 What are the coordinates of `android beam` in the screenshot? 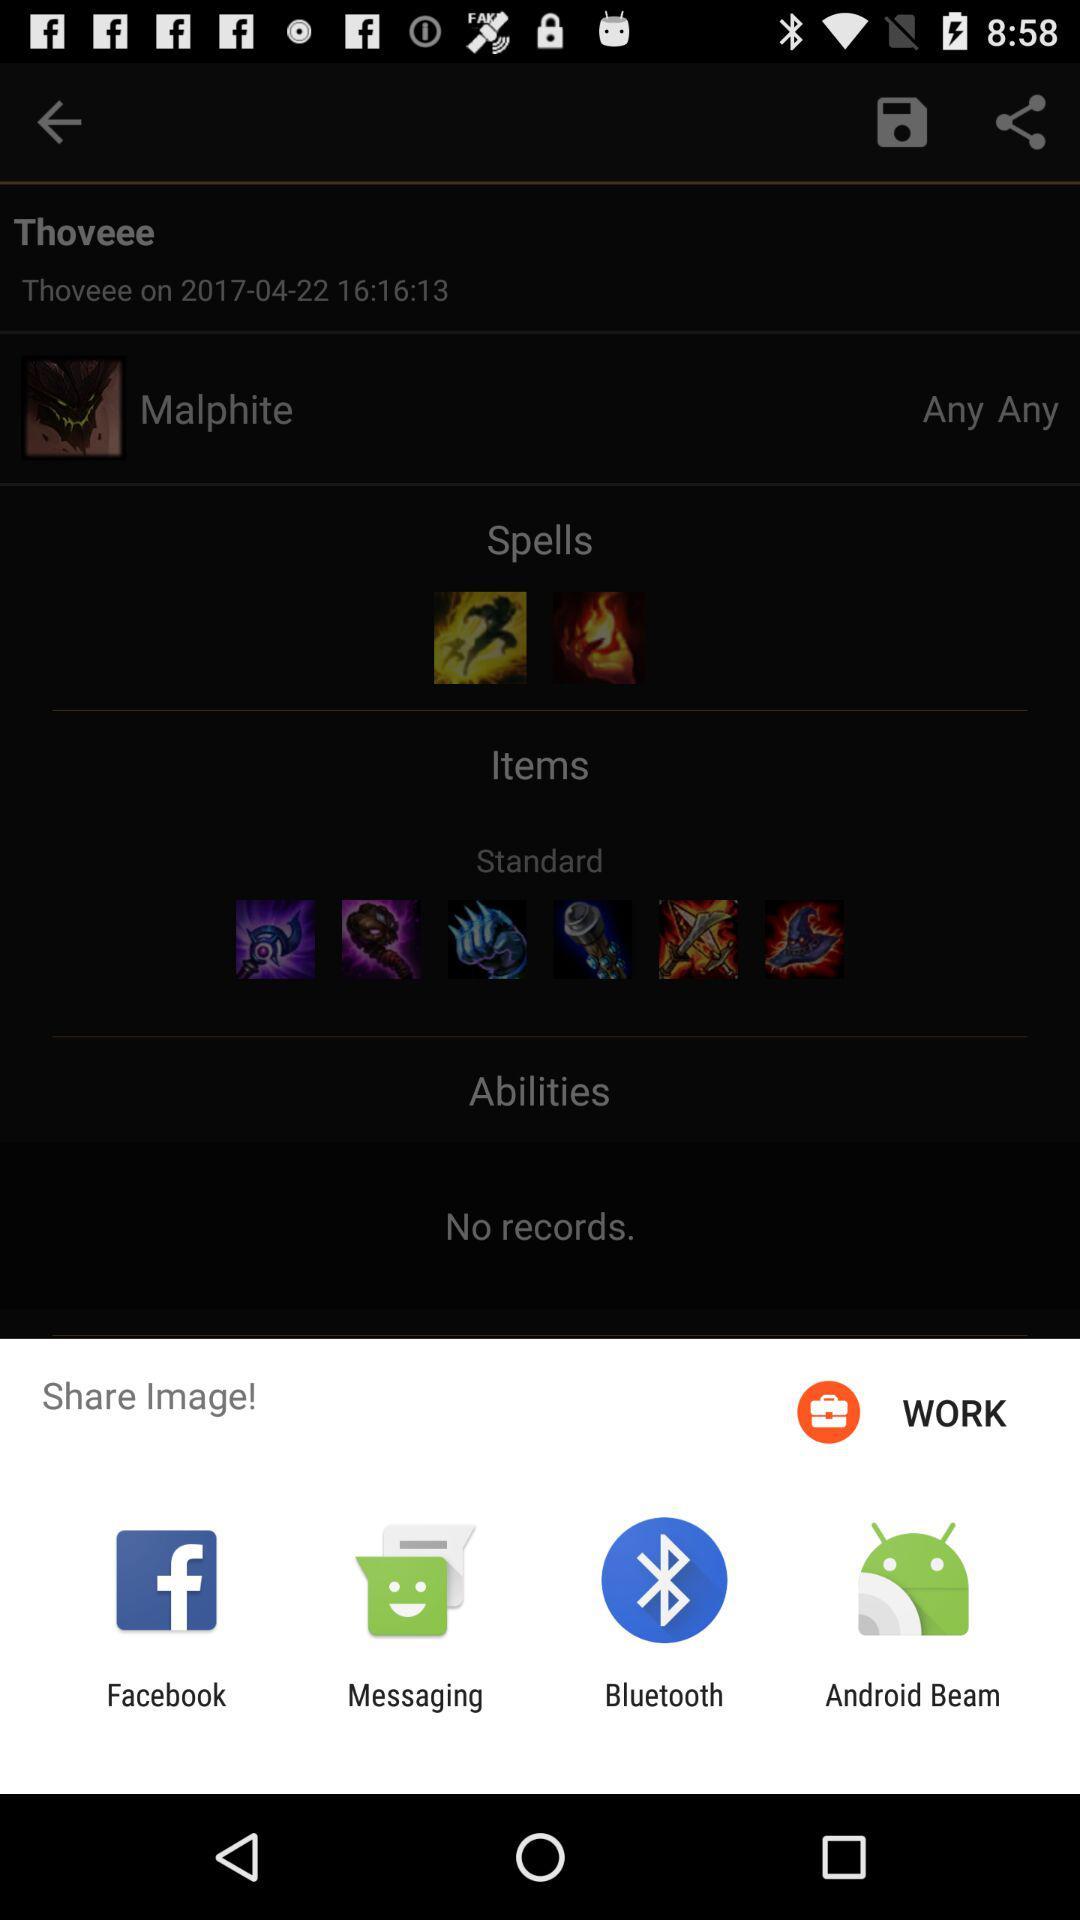 It's located at (913, 1711).